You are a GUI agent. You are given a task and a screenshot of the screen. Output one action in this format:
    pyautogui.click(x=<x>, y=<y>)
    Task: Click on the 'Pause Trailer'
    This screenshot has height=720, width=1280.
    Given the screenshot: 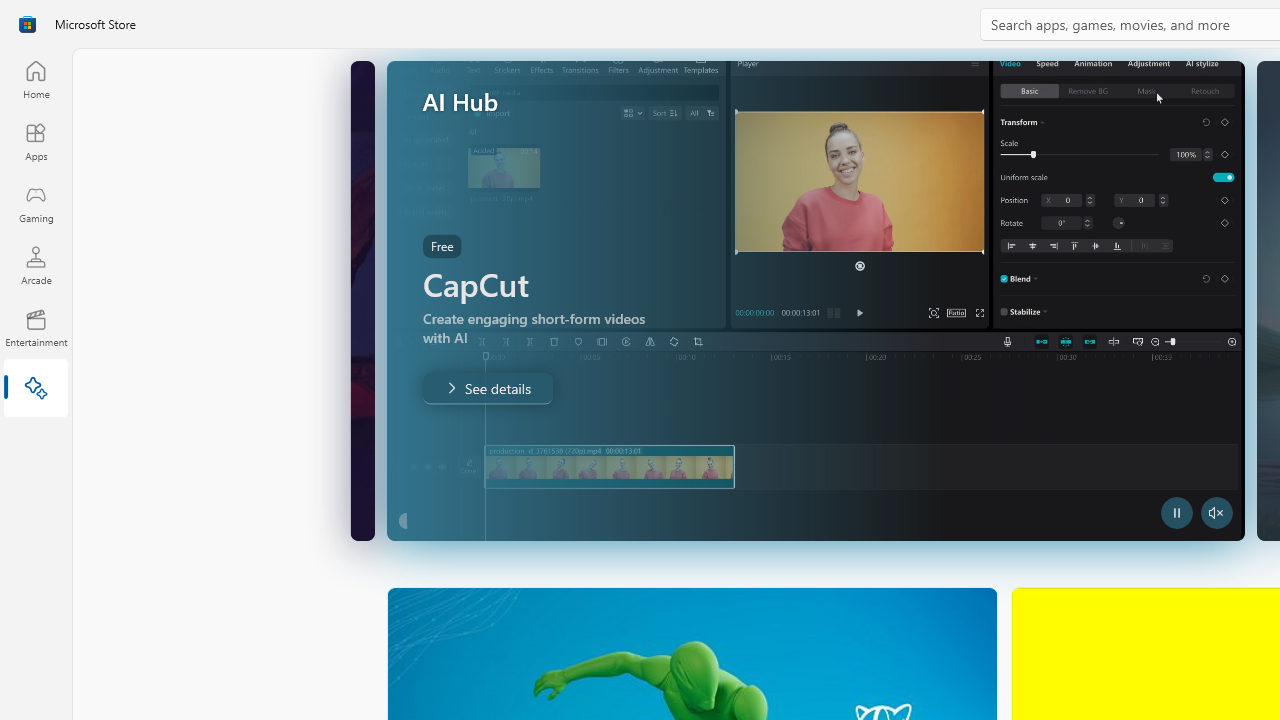 What is the action you would take?
    pyautogui.click(x=1175, y=512)
    